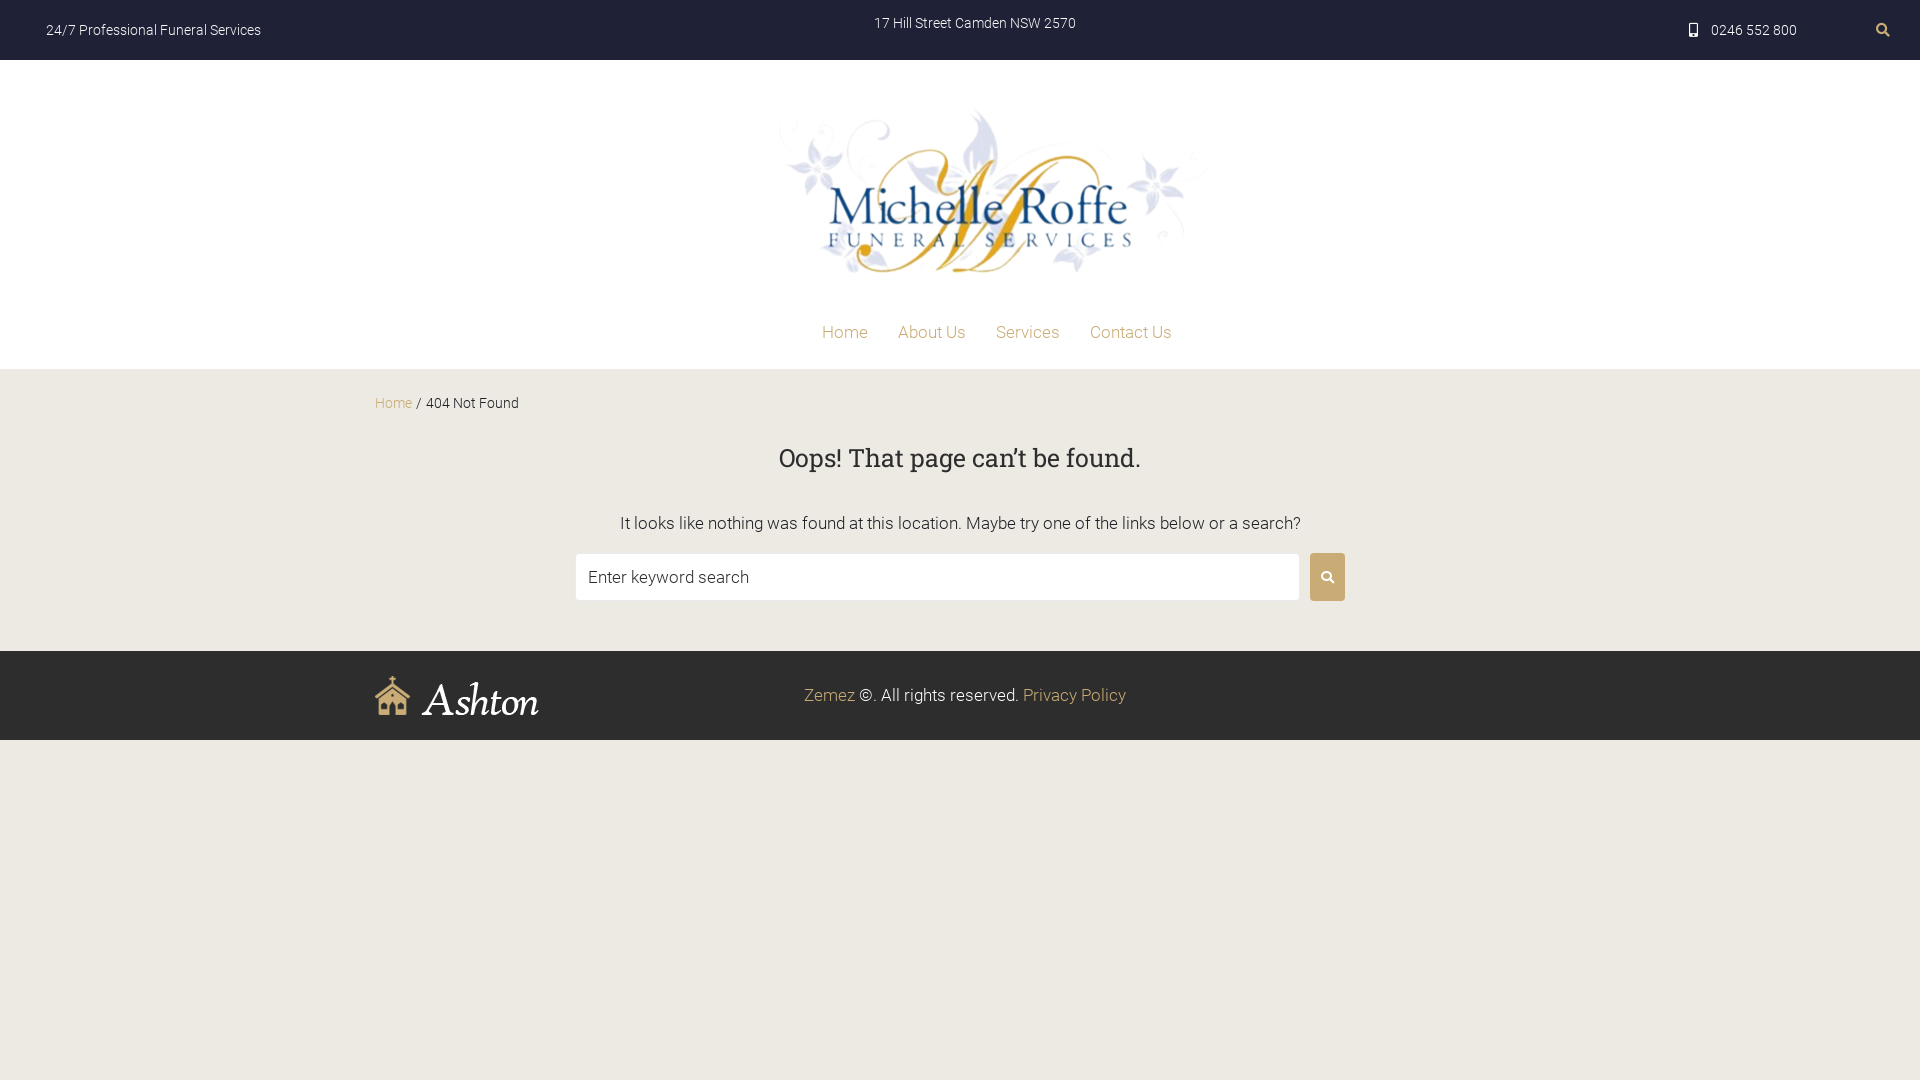 The image size is (1920, 1080). I want to click on 'Privacy Policy', so click(1073, 693).